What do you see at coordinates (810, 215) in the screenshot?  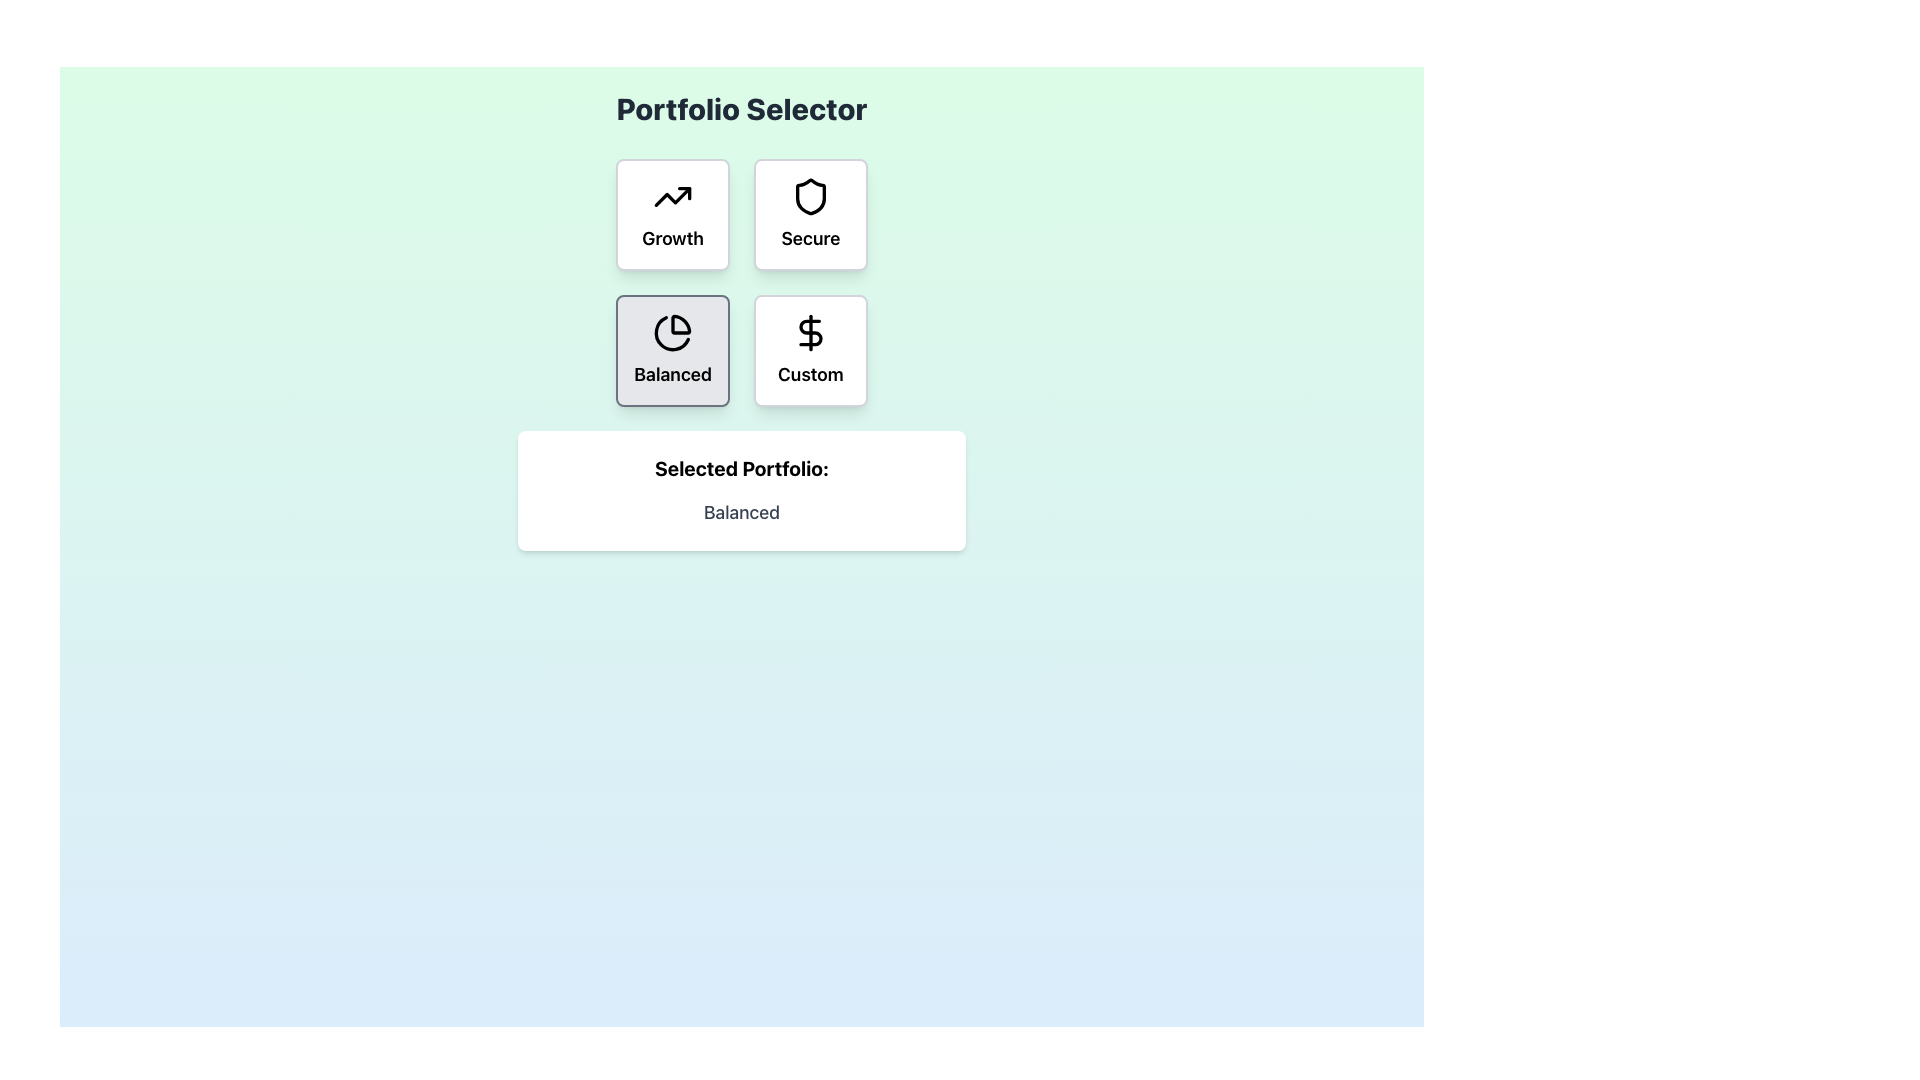 I see `the rectangular button with rounded corners containing a shield icon and the text 'Secure'` at bounding box center [810, 215].